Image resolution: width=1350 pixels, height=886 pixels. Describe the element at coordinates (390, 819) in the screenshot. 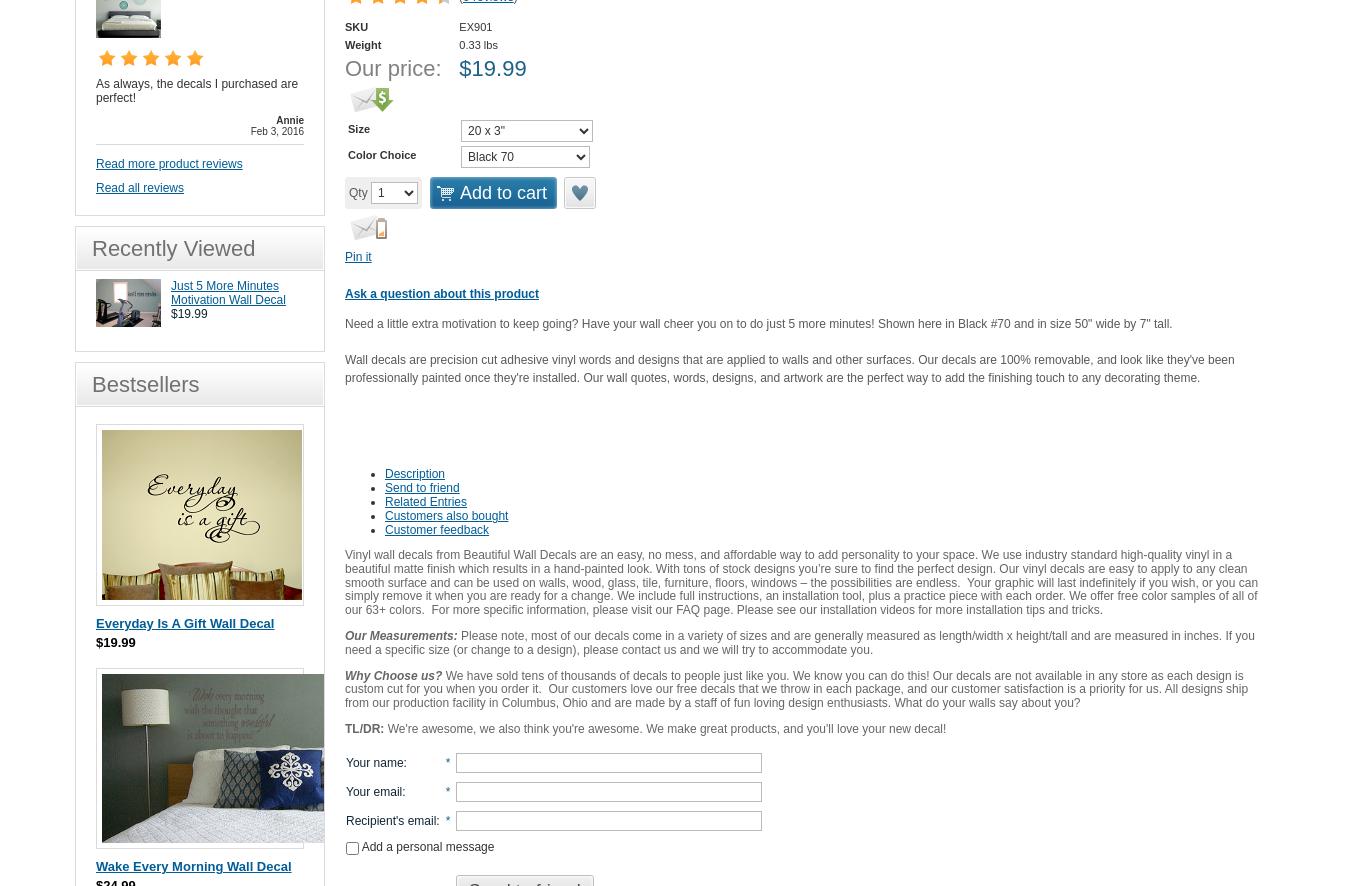

I see `'Recipient's email'` at that location.